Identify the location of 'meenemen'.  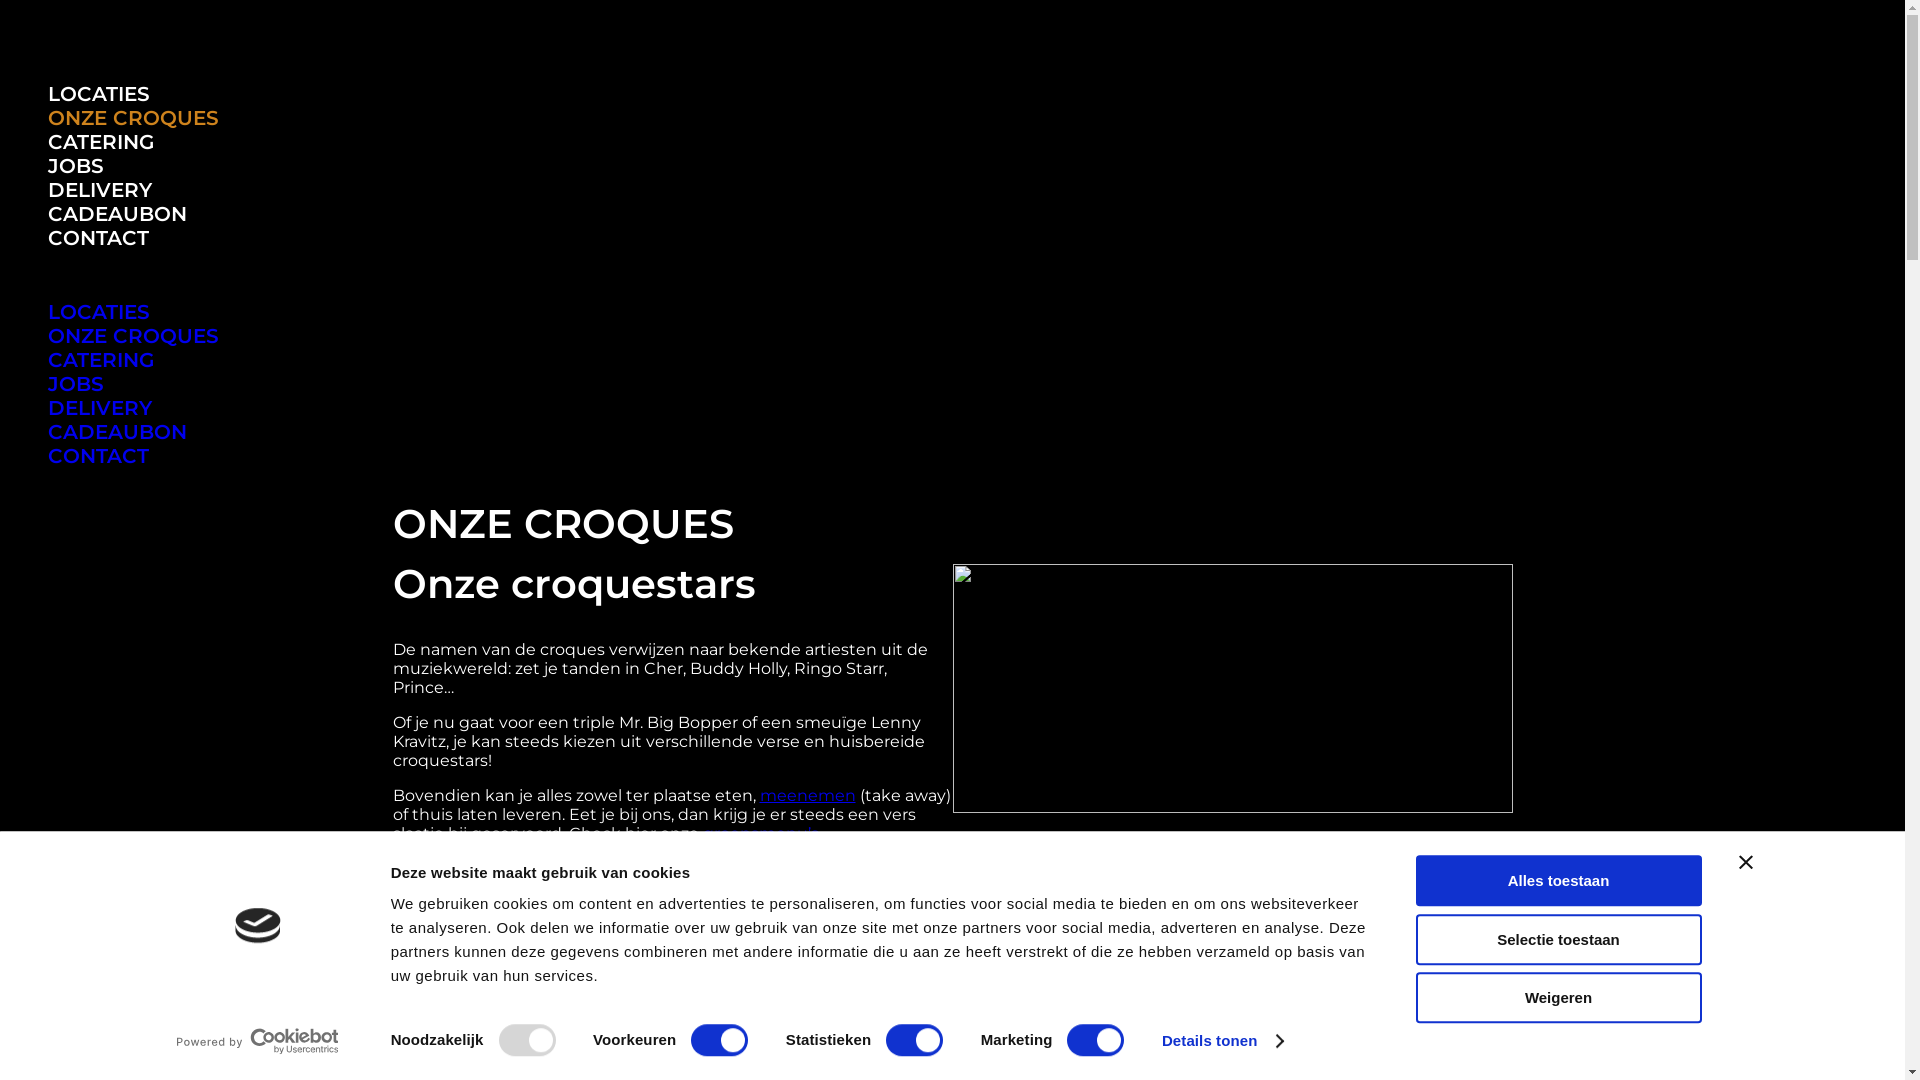
(807, 794).